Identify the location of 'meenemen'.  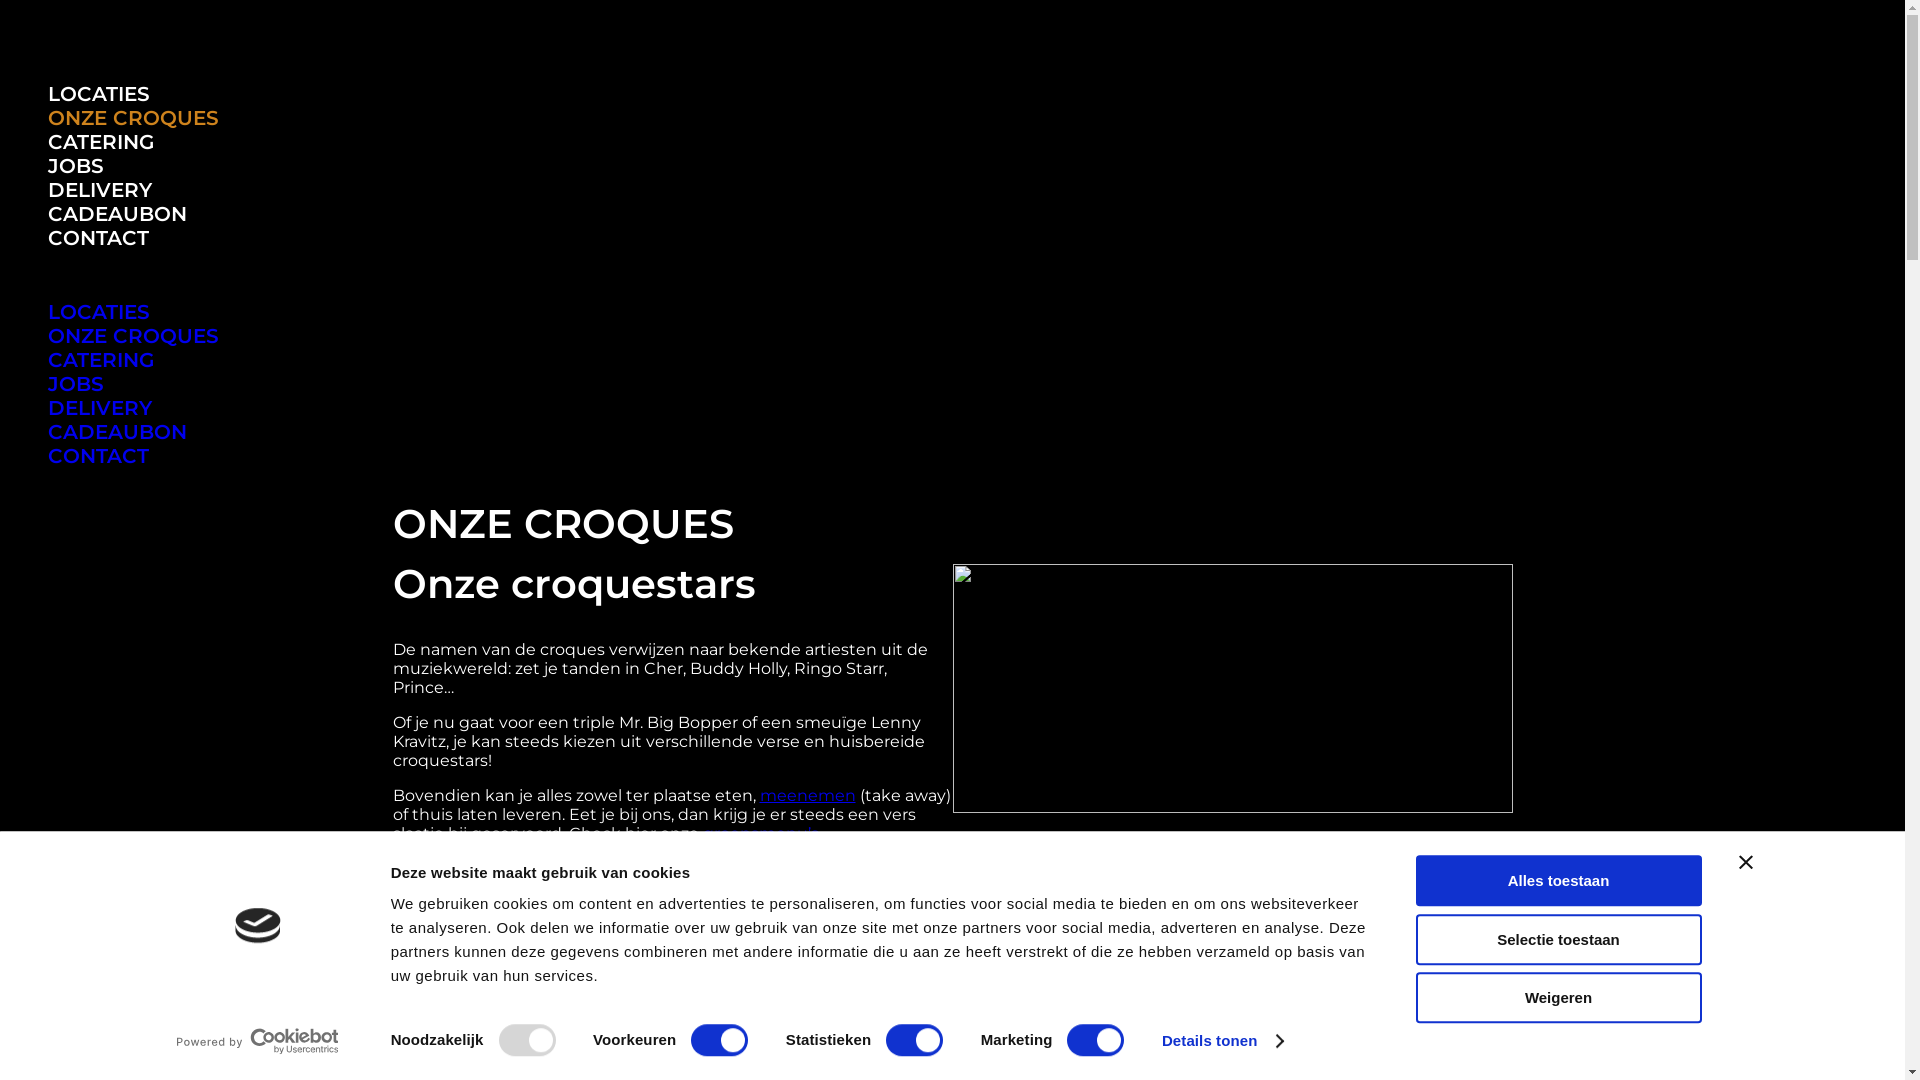
(807, 794).